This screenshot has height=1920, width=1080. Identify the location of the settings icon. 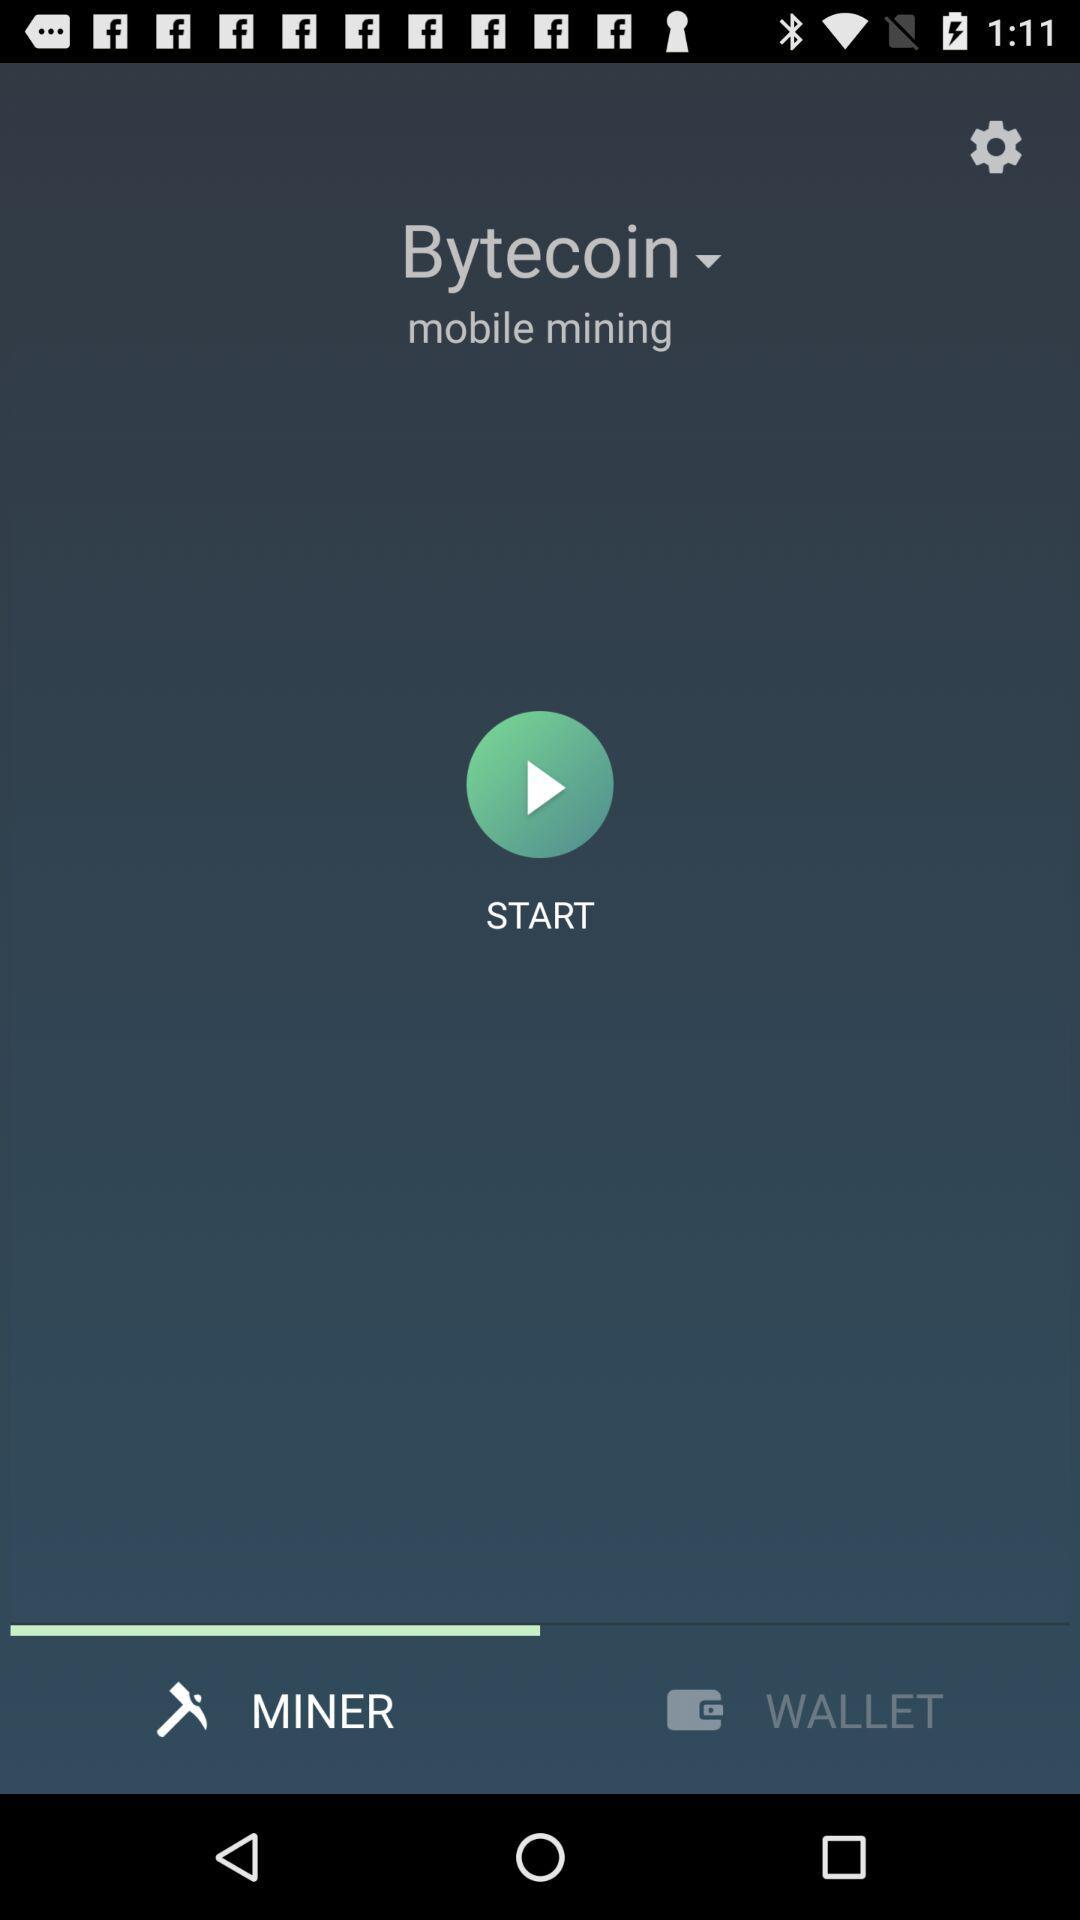
(995, 156).